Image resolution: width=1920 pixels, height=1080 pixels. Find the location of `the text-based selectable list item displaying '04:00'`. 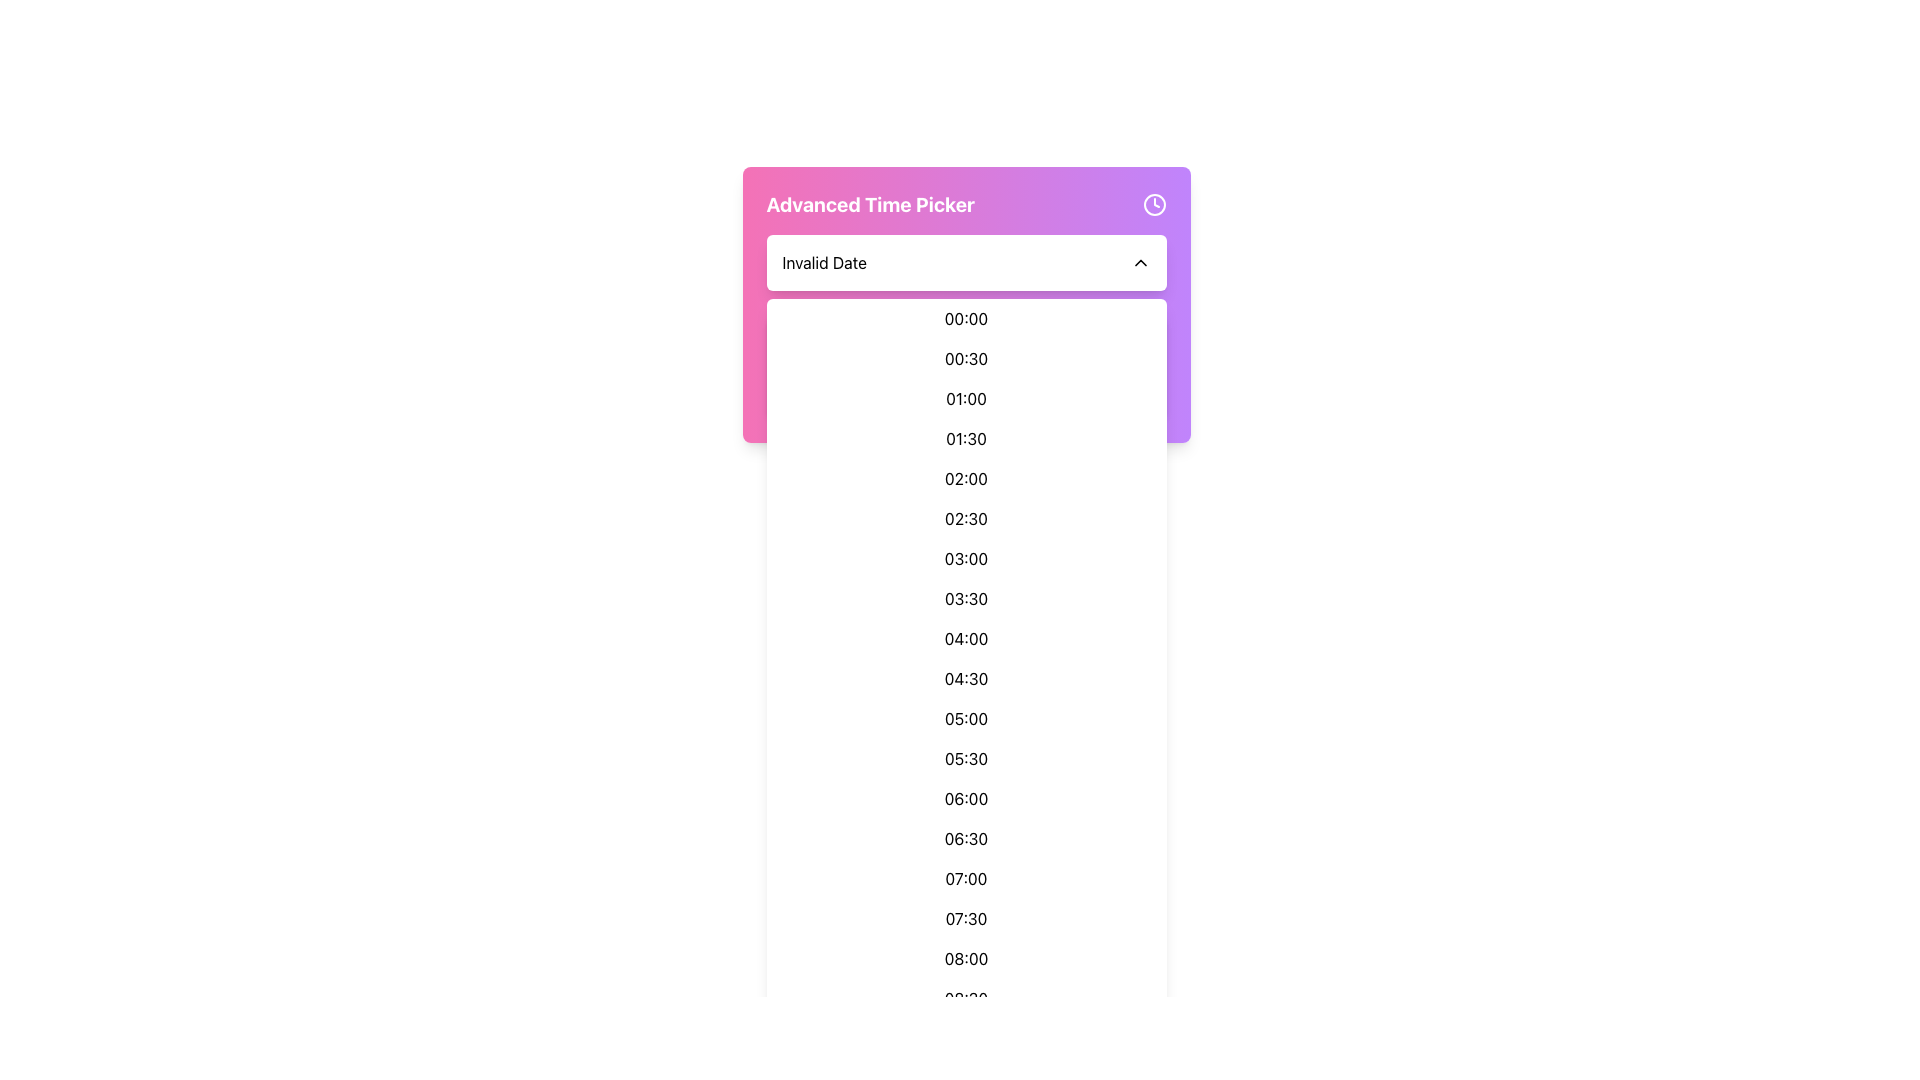

the text-based selectable list item displaying '04:00' is located at coordinates (966, 639).